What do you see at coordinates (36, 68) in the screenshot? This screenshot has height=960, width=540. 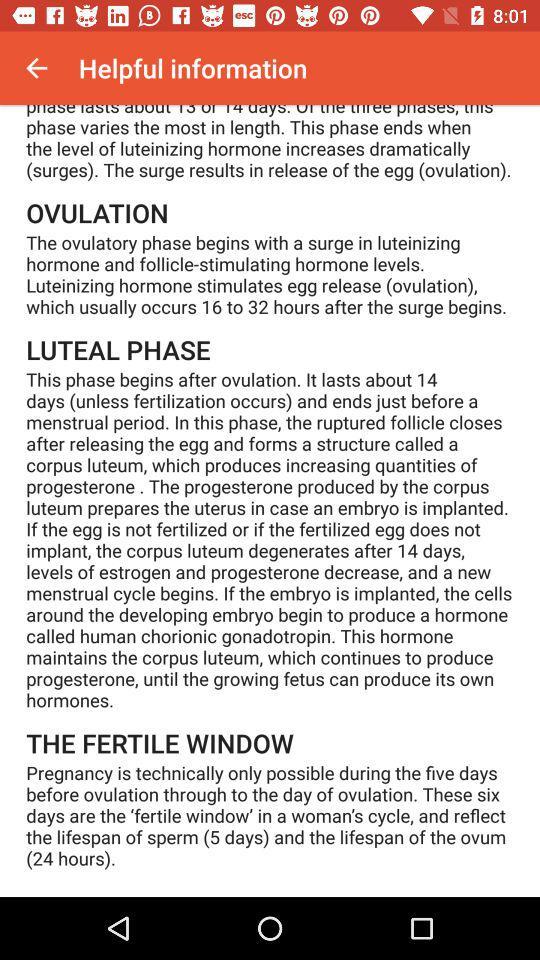 I see `icon at the top left corner` at bounding box center [36, 68].